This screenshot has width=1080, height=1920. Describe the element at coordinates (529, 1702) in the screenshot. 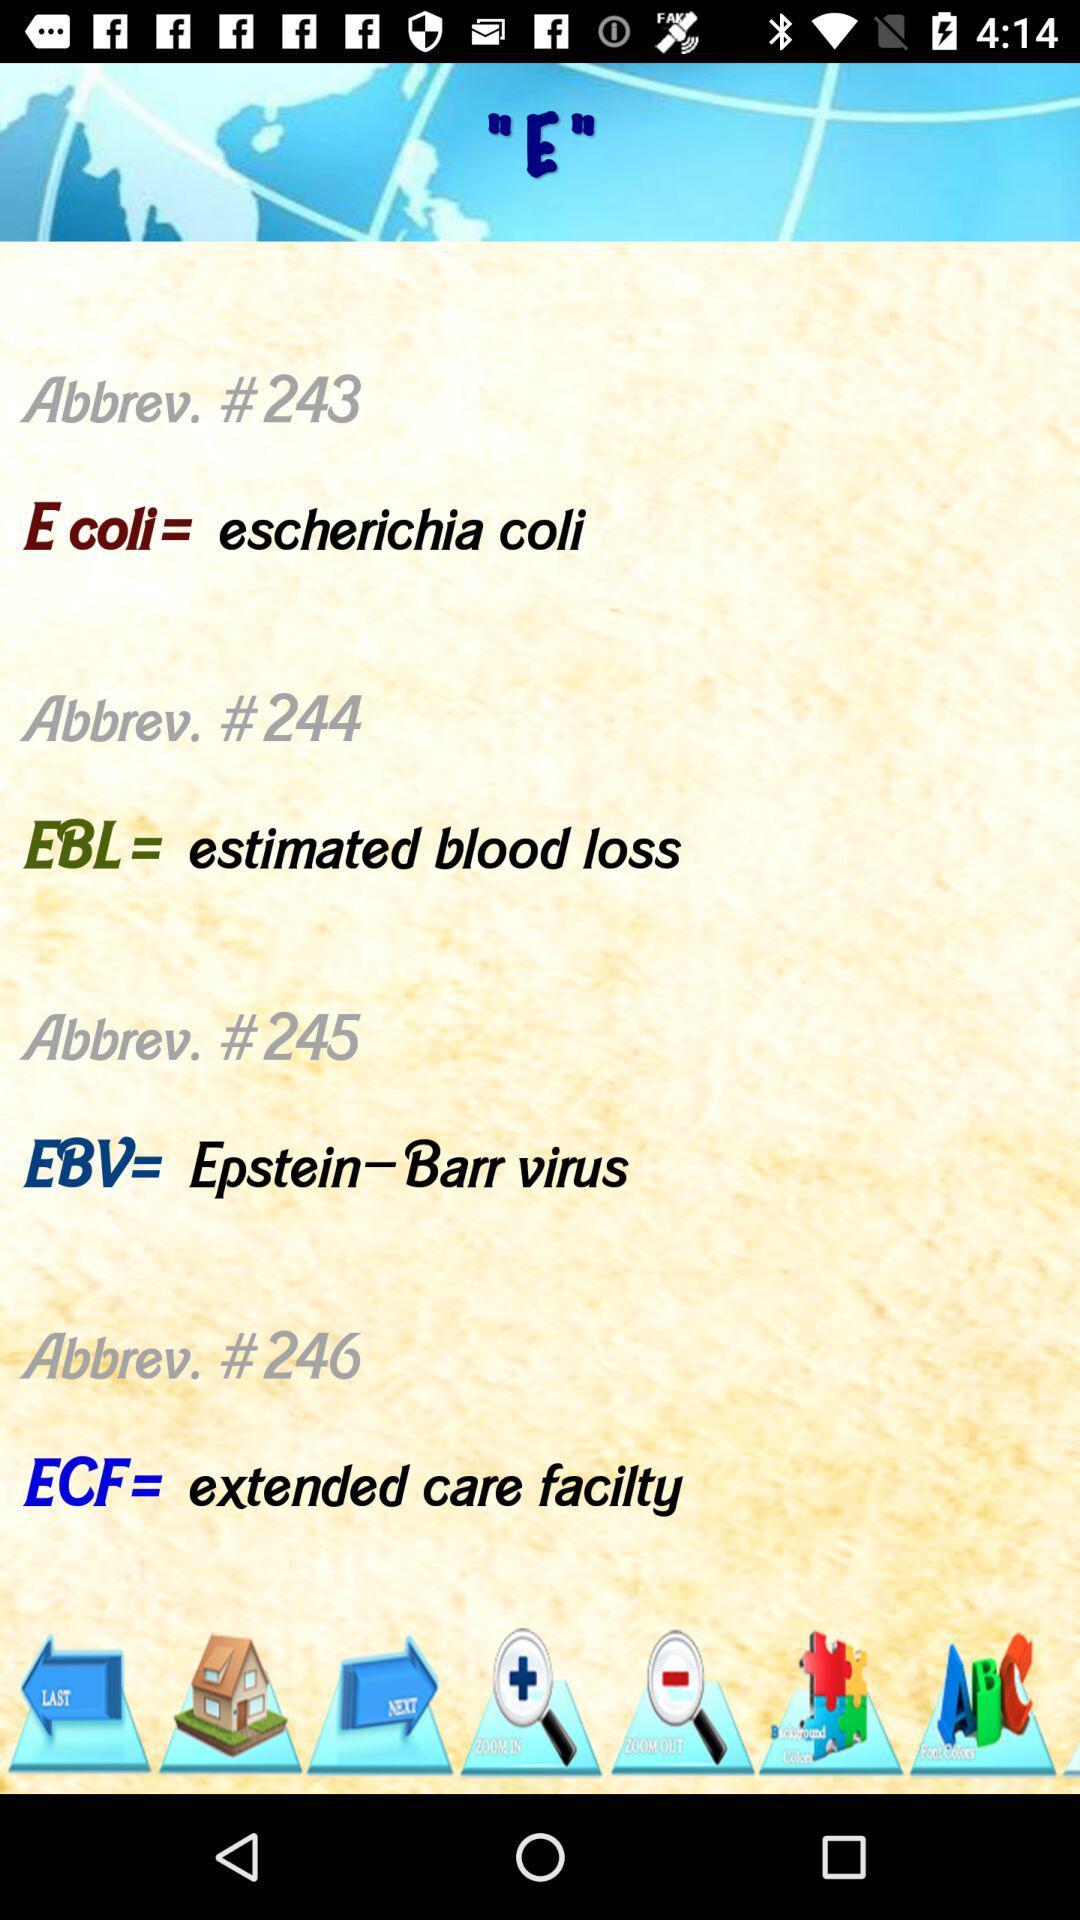

I see `zooms in` at that location.